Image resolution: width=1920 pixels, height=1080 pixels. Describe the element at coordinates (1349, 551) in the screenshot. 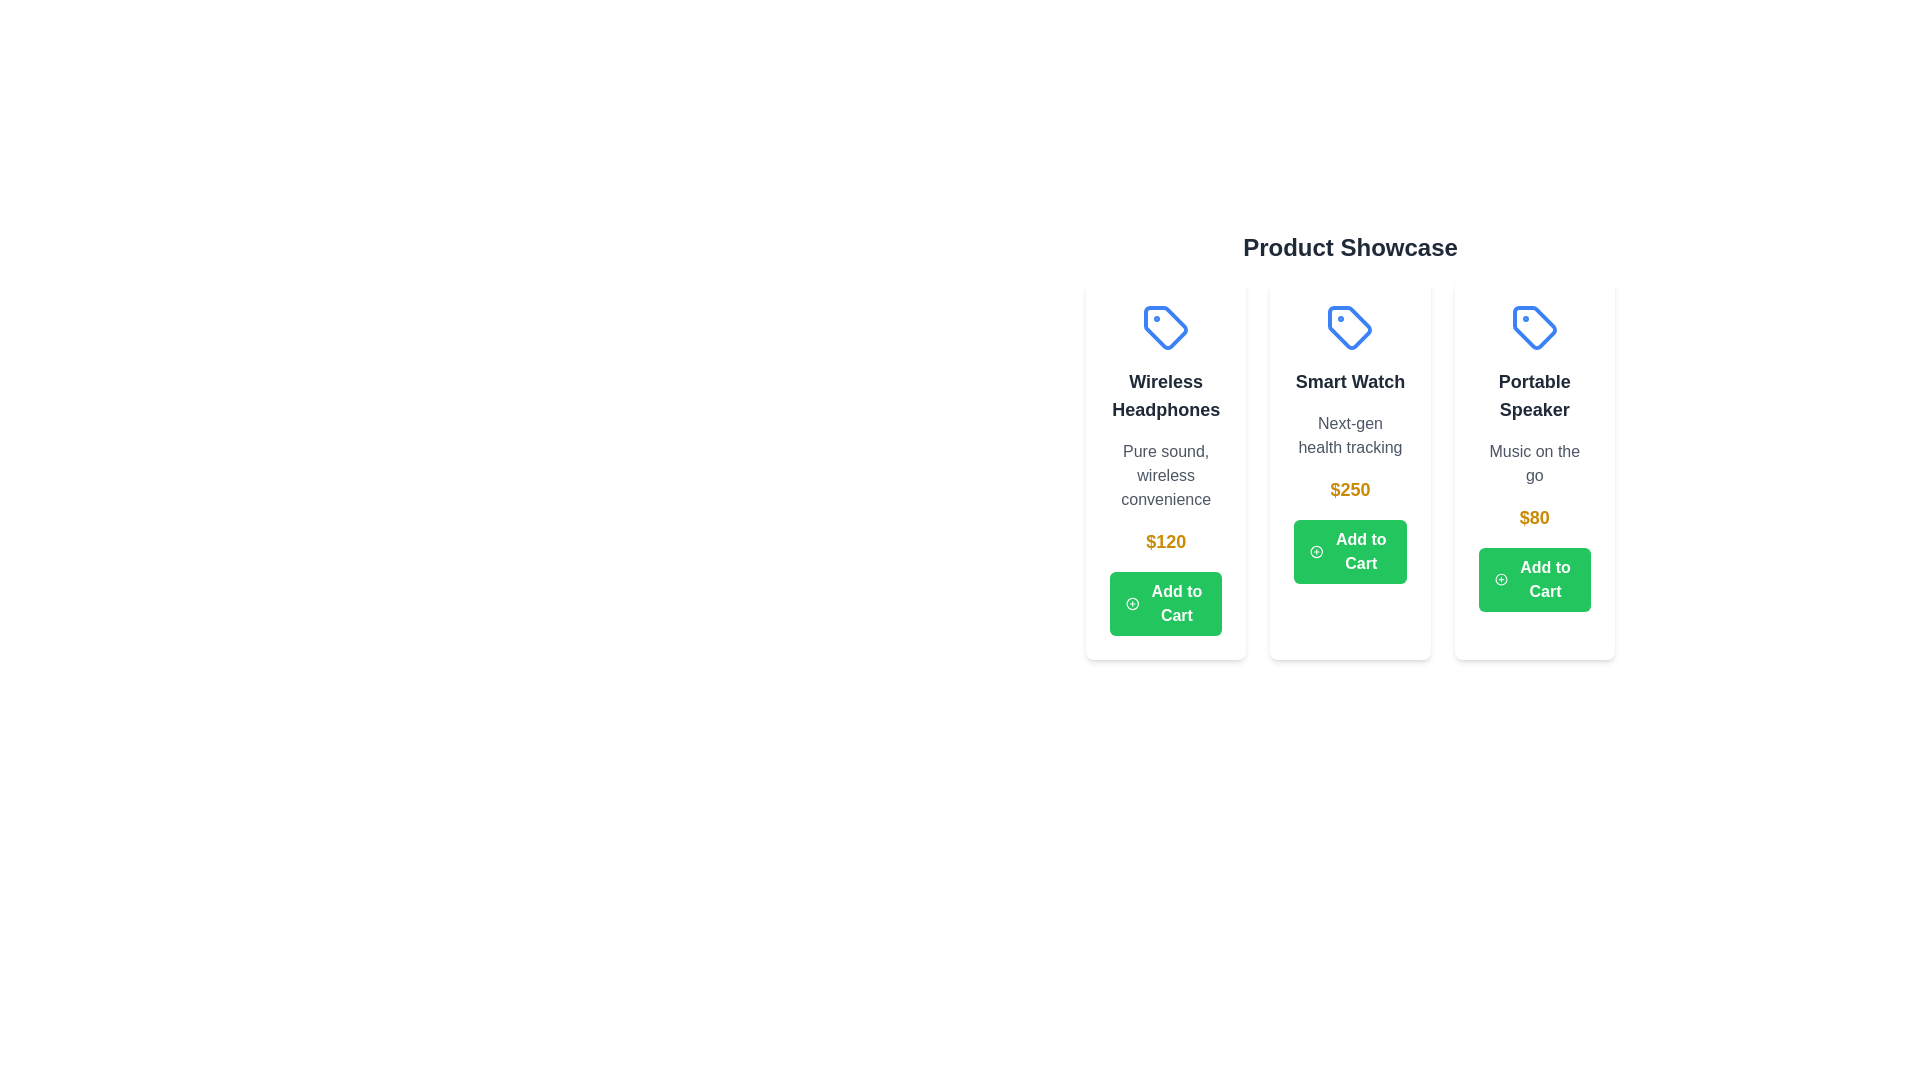

I see `'Add to Cart' button for the product identified by Smart Watch` at that location.